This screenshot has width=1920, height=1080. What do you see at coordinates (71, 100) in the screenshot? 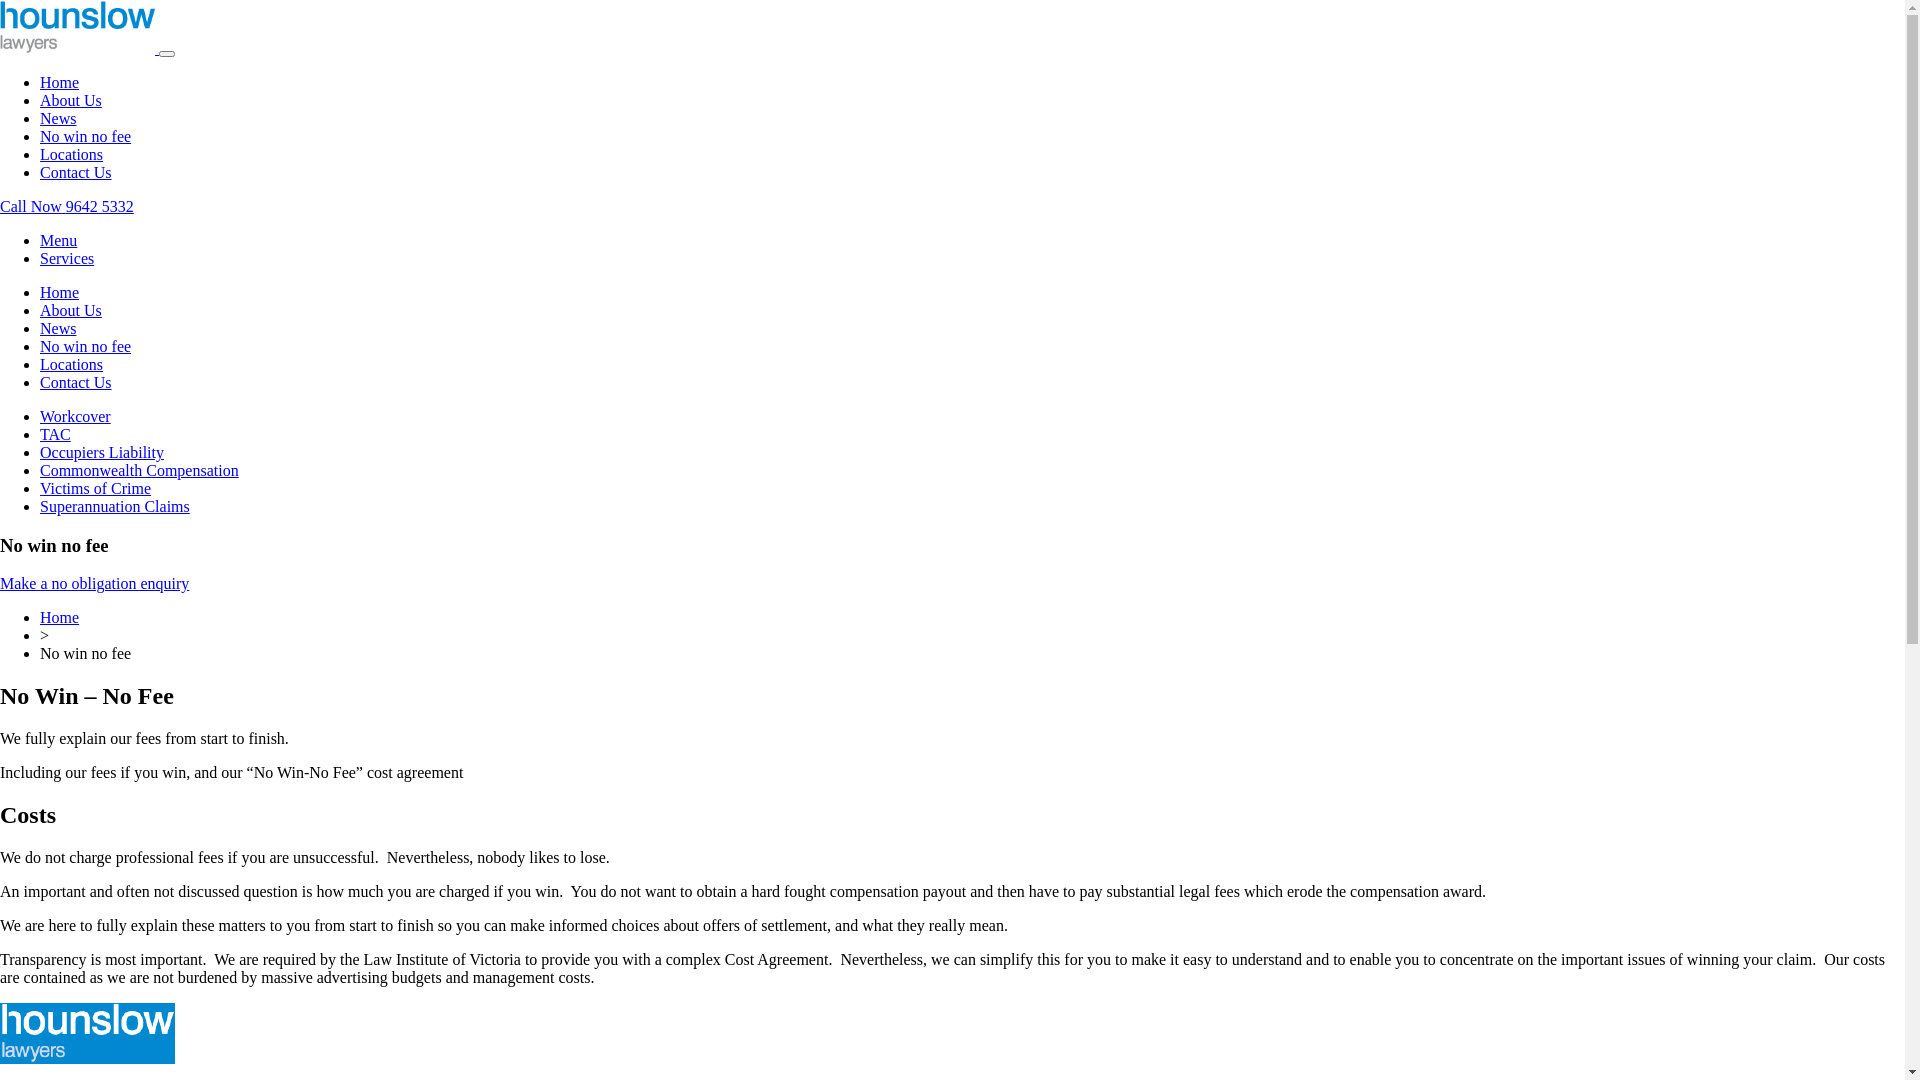
I see `'About Us'` at bounding box center [71, 100].